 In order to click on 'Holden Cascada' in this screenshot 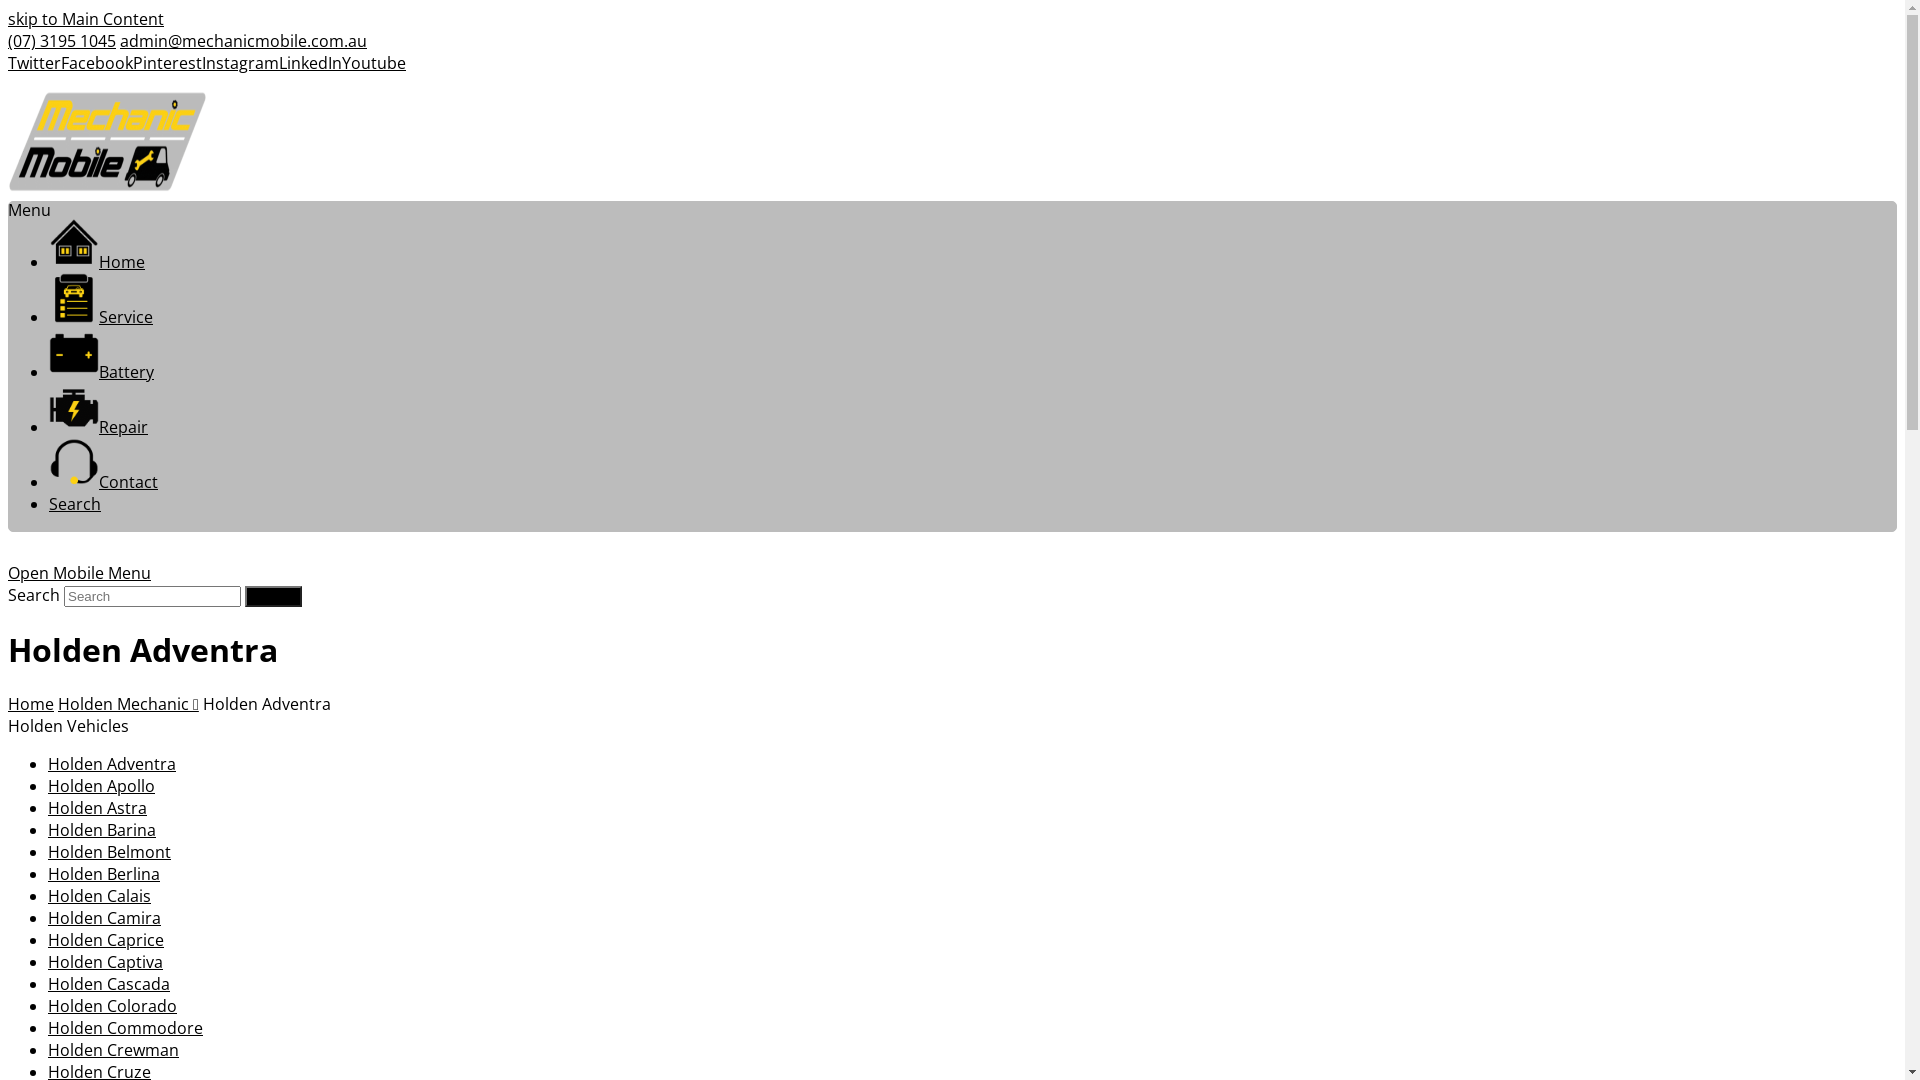, I will do `click(108, 982)`.